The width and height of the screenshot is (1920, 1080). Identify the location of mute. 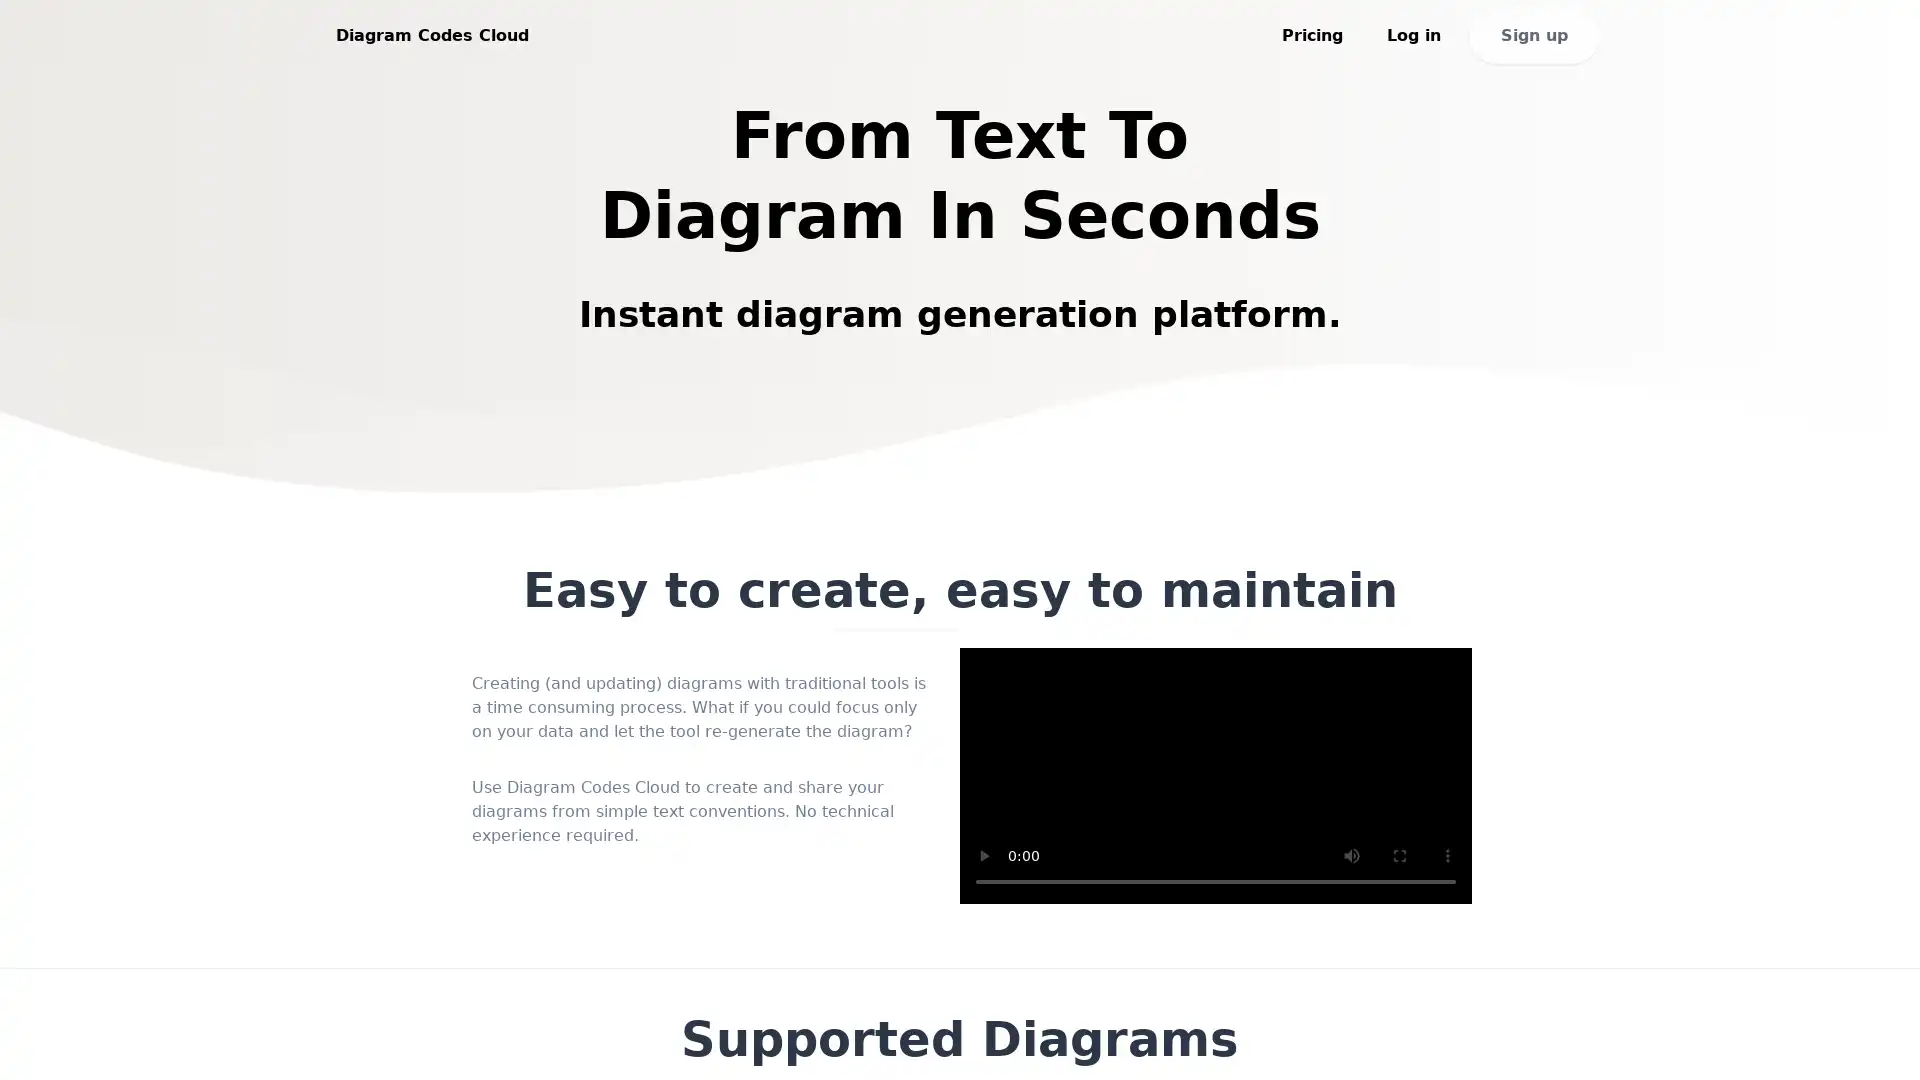
(1352, 855).